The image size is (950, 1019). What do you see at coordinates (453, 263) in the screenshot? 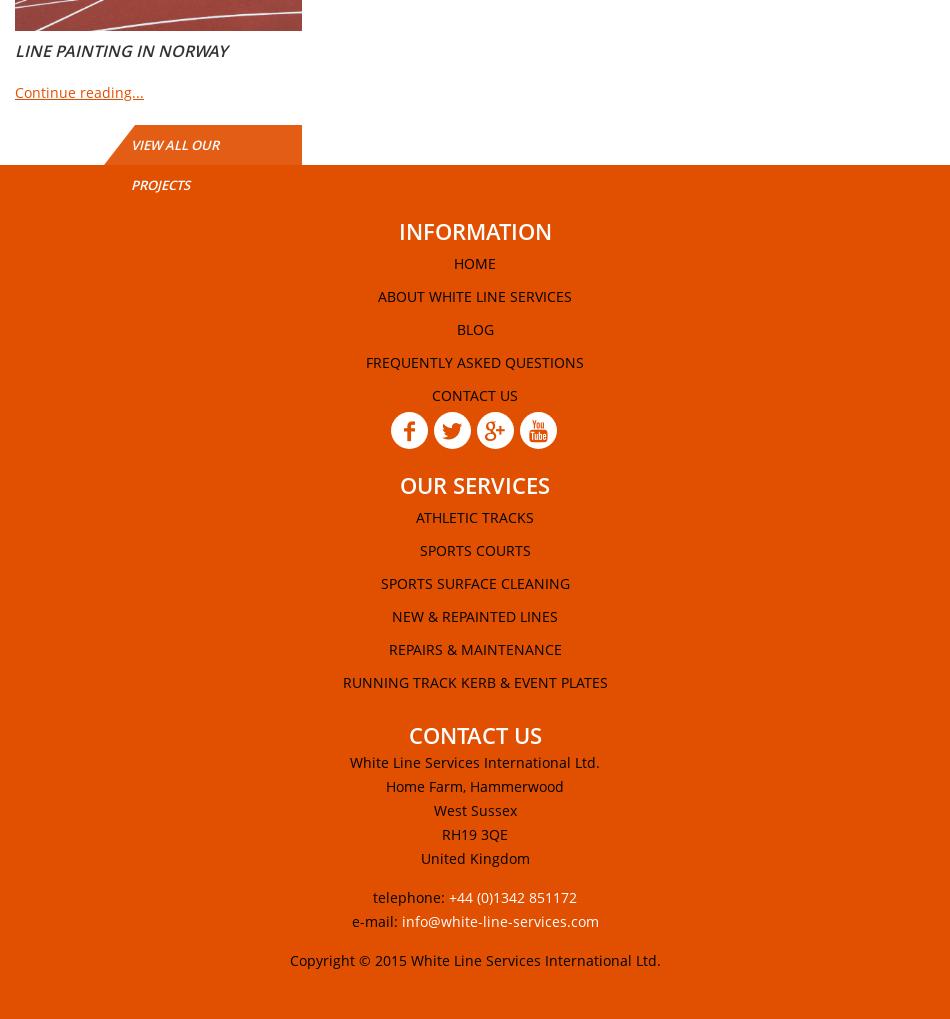
I see `'Home'` at bounding box center [453, 263].